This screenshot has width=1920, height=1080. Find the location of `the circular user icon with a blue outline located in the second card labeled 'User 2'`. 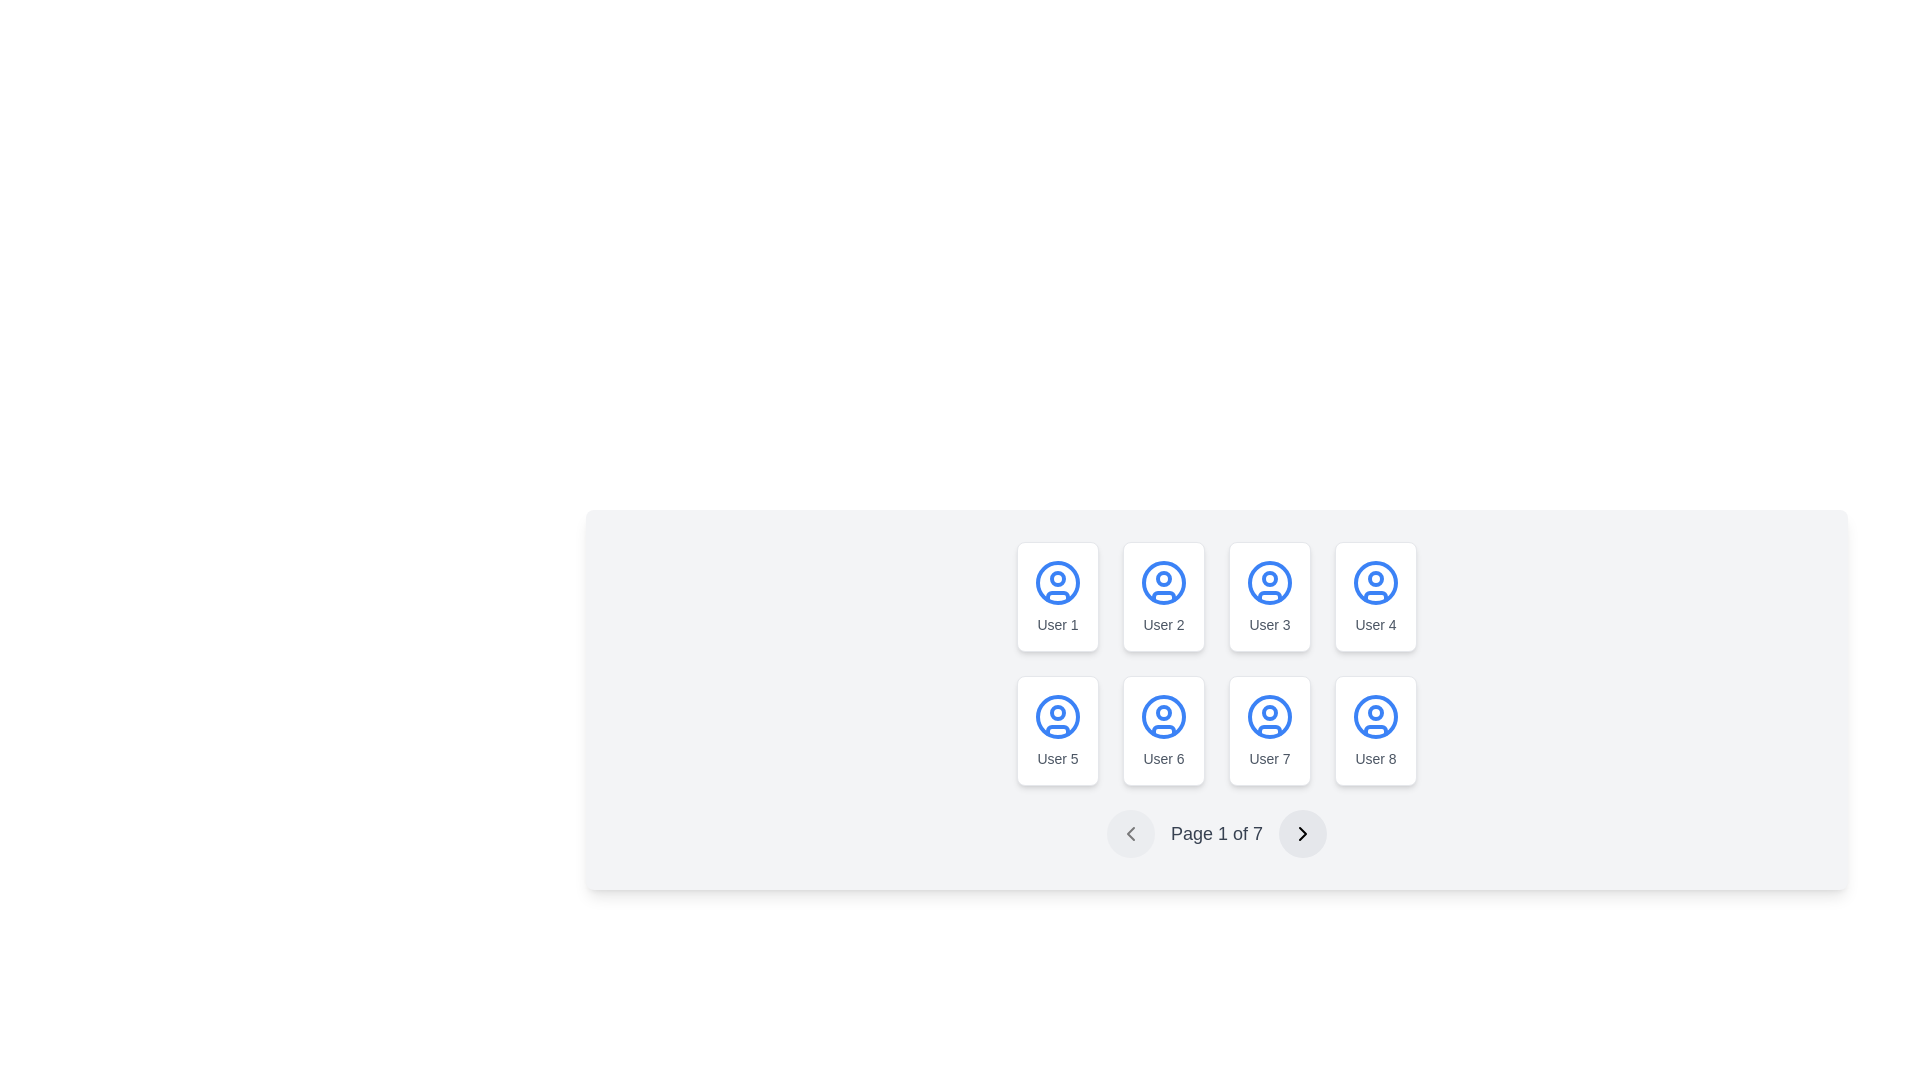

the circular user icon with a blue outline located in the second card labeled 'User 2' is located at coordinates (1163, 582).